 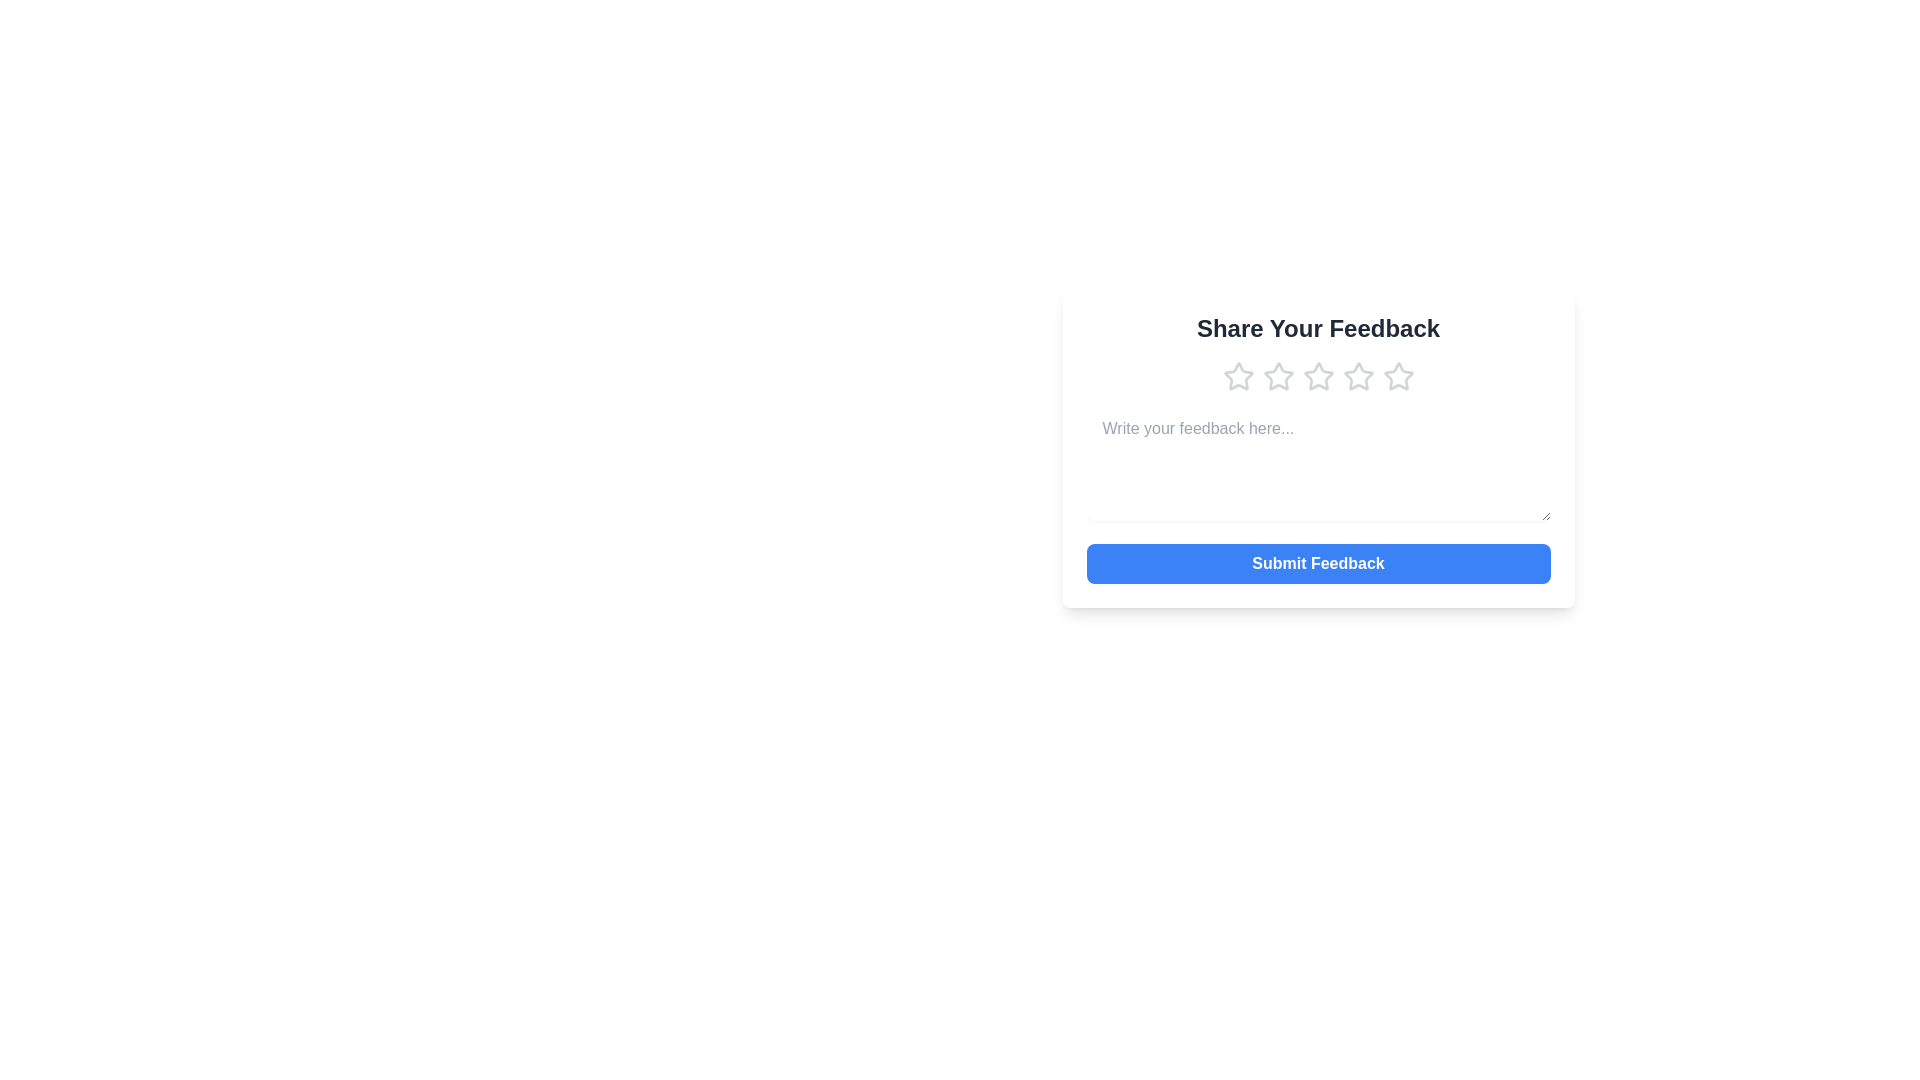 I want to click on the first star icon in the 'Share Your Feedback' section, which allows users to rate an item or service as '1 star', so click(x=1237, y=377).